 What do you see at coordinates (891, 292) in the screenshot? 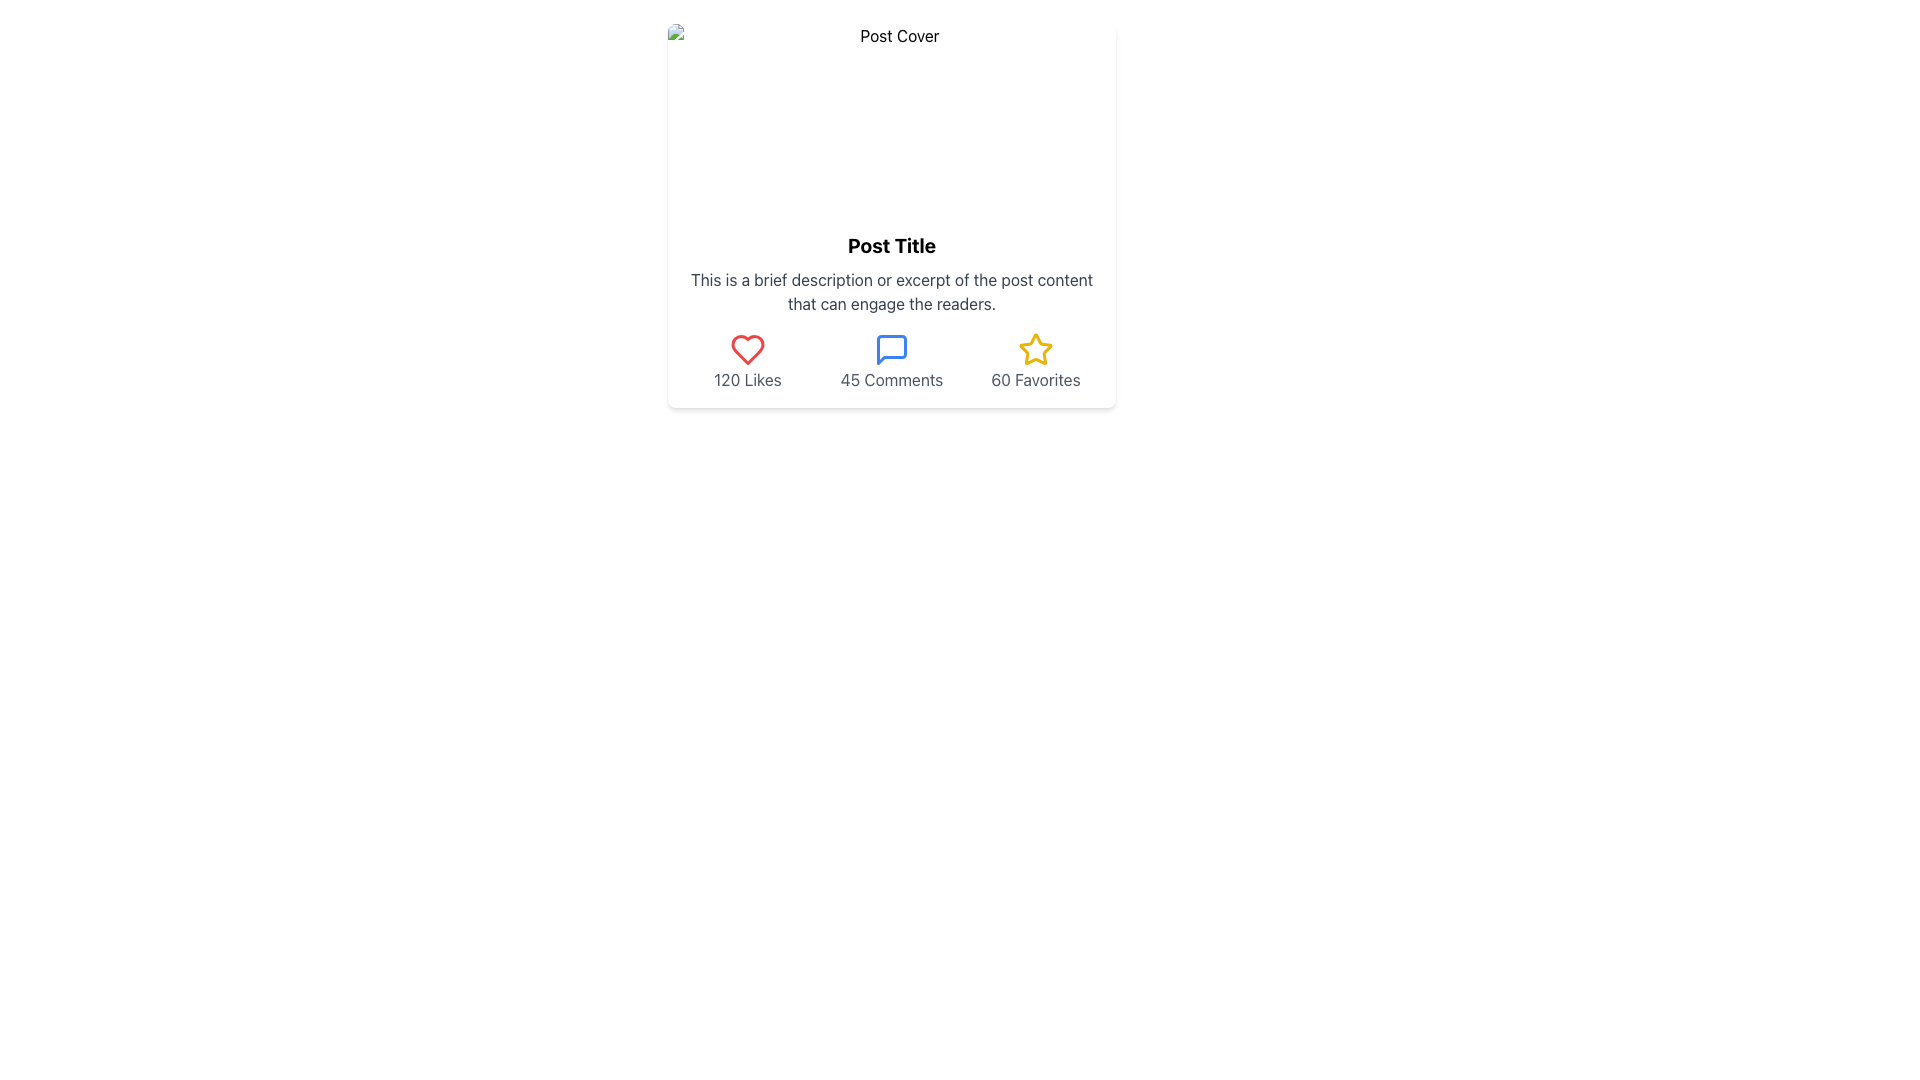
I see `the descriptive text block located below the 'Post Title' heading and above the interactive elements such as '120 Likes', '45 Comments', and '60 Favorites'` at bounding box center [891, 292].